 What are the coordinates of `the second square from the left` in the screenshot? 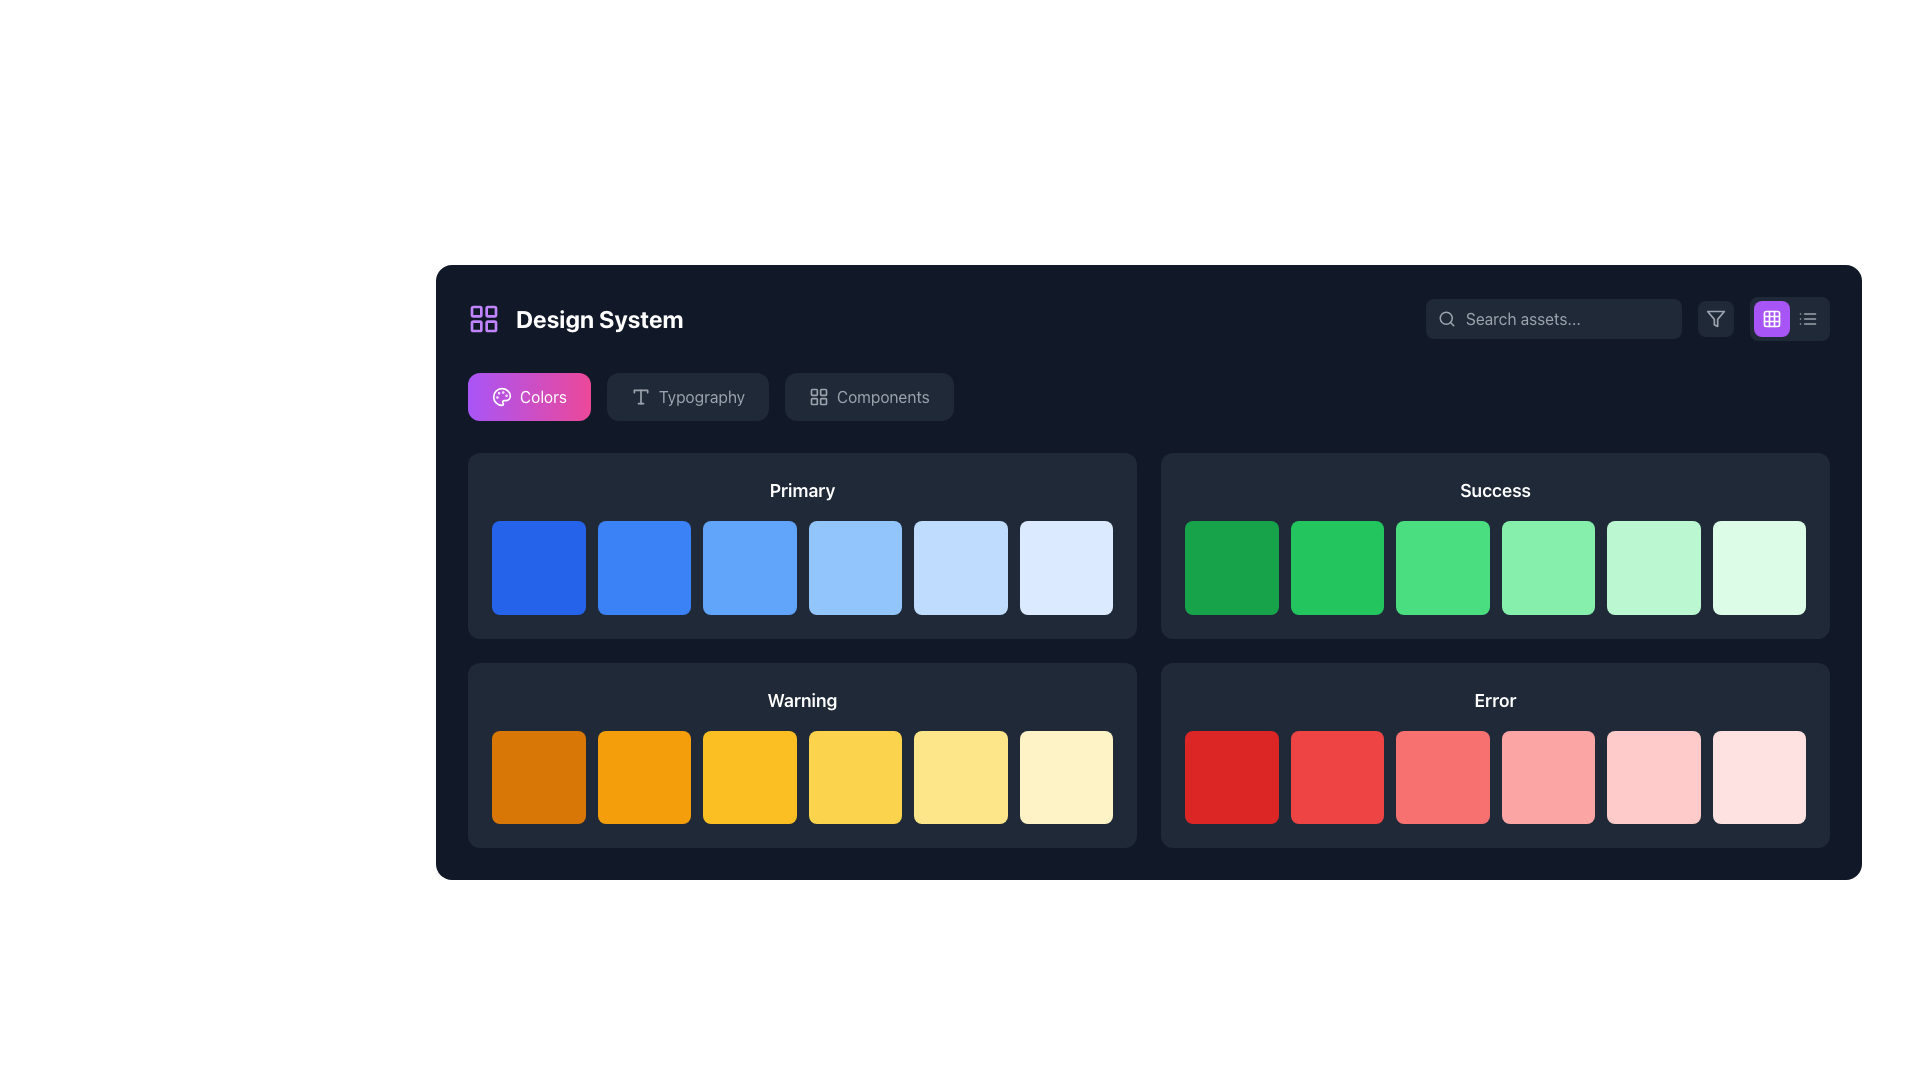 It's located at (1337, 567).